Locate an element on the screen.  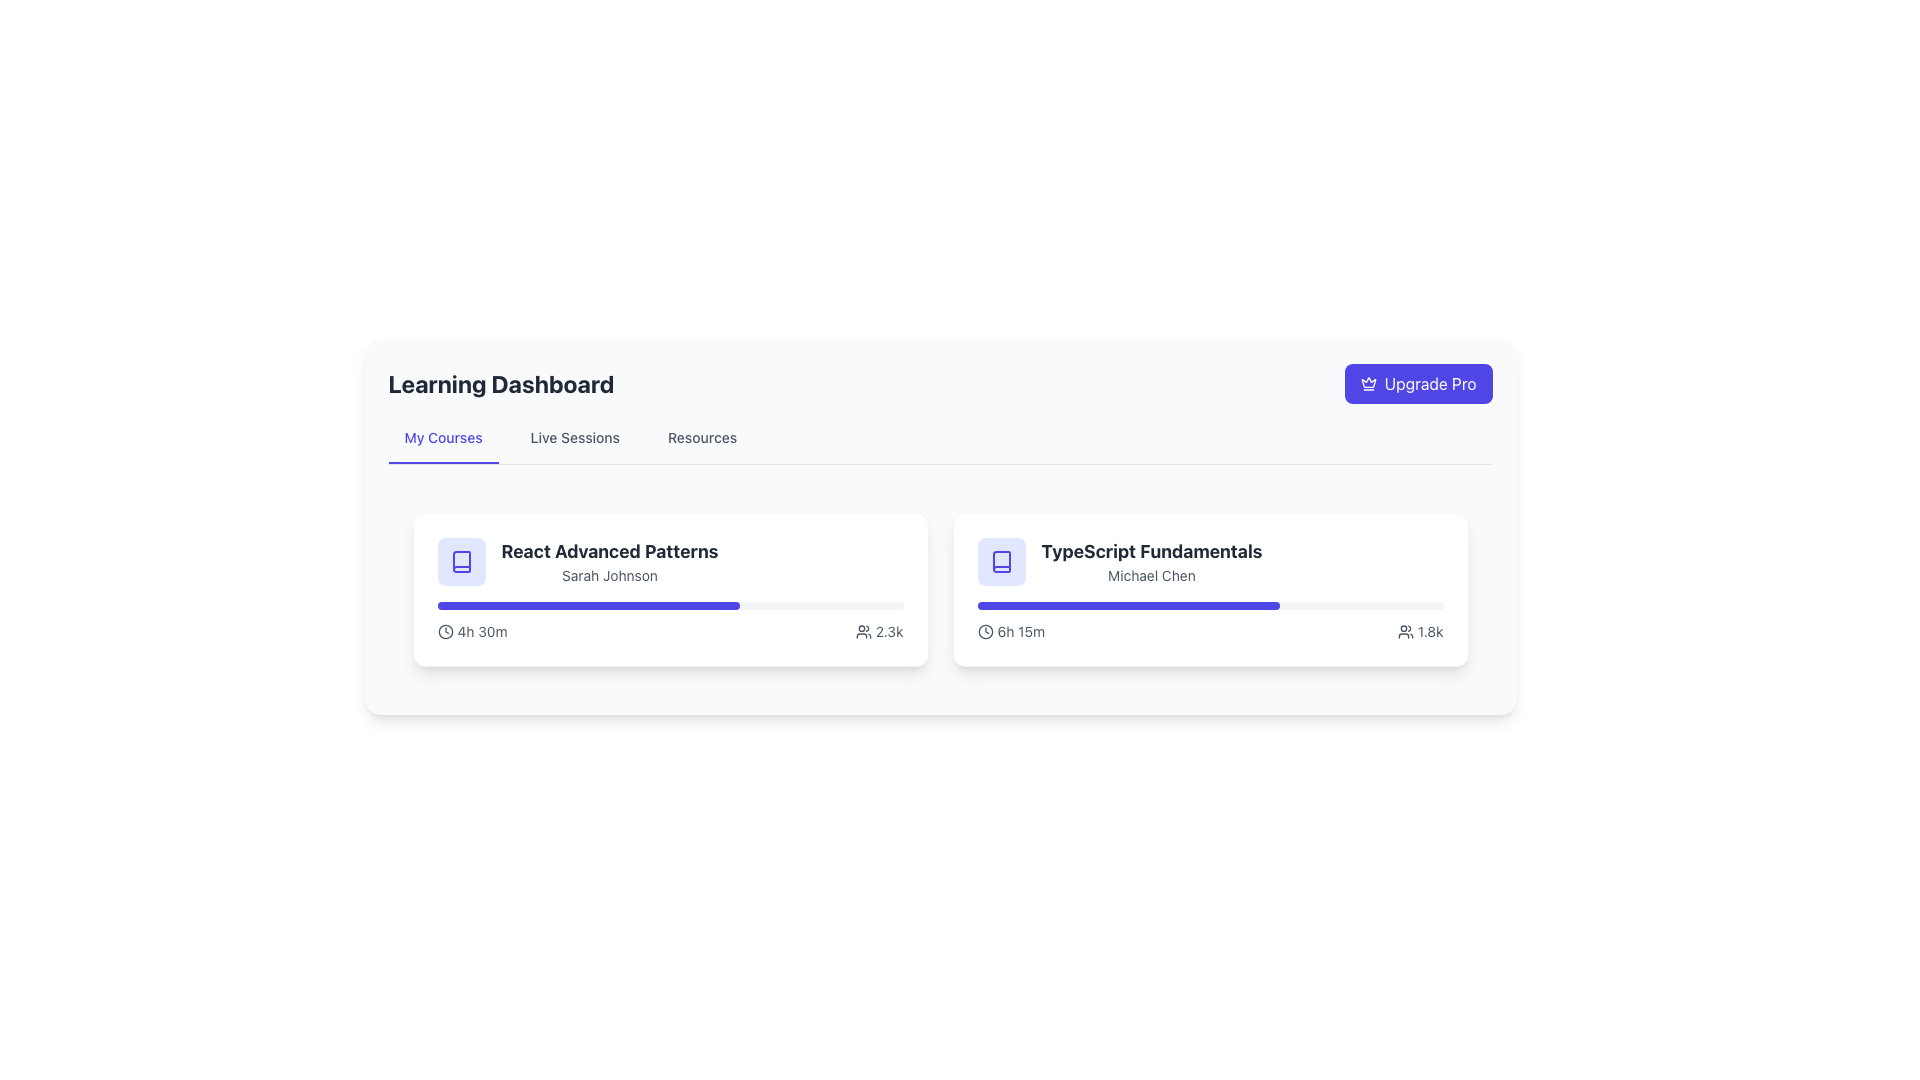
the small indigo book icon located at the top-left corner of the second card in the horizontal list of course information on the dashboard, which is directly above the course title 'TypeScript Fundamentals' is located at coordinates (1001, 562).